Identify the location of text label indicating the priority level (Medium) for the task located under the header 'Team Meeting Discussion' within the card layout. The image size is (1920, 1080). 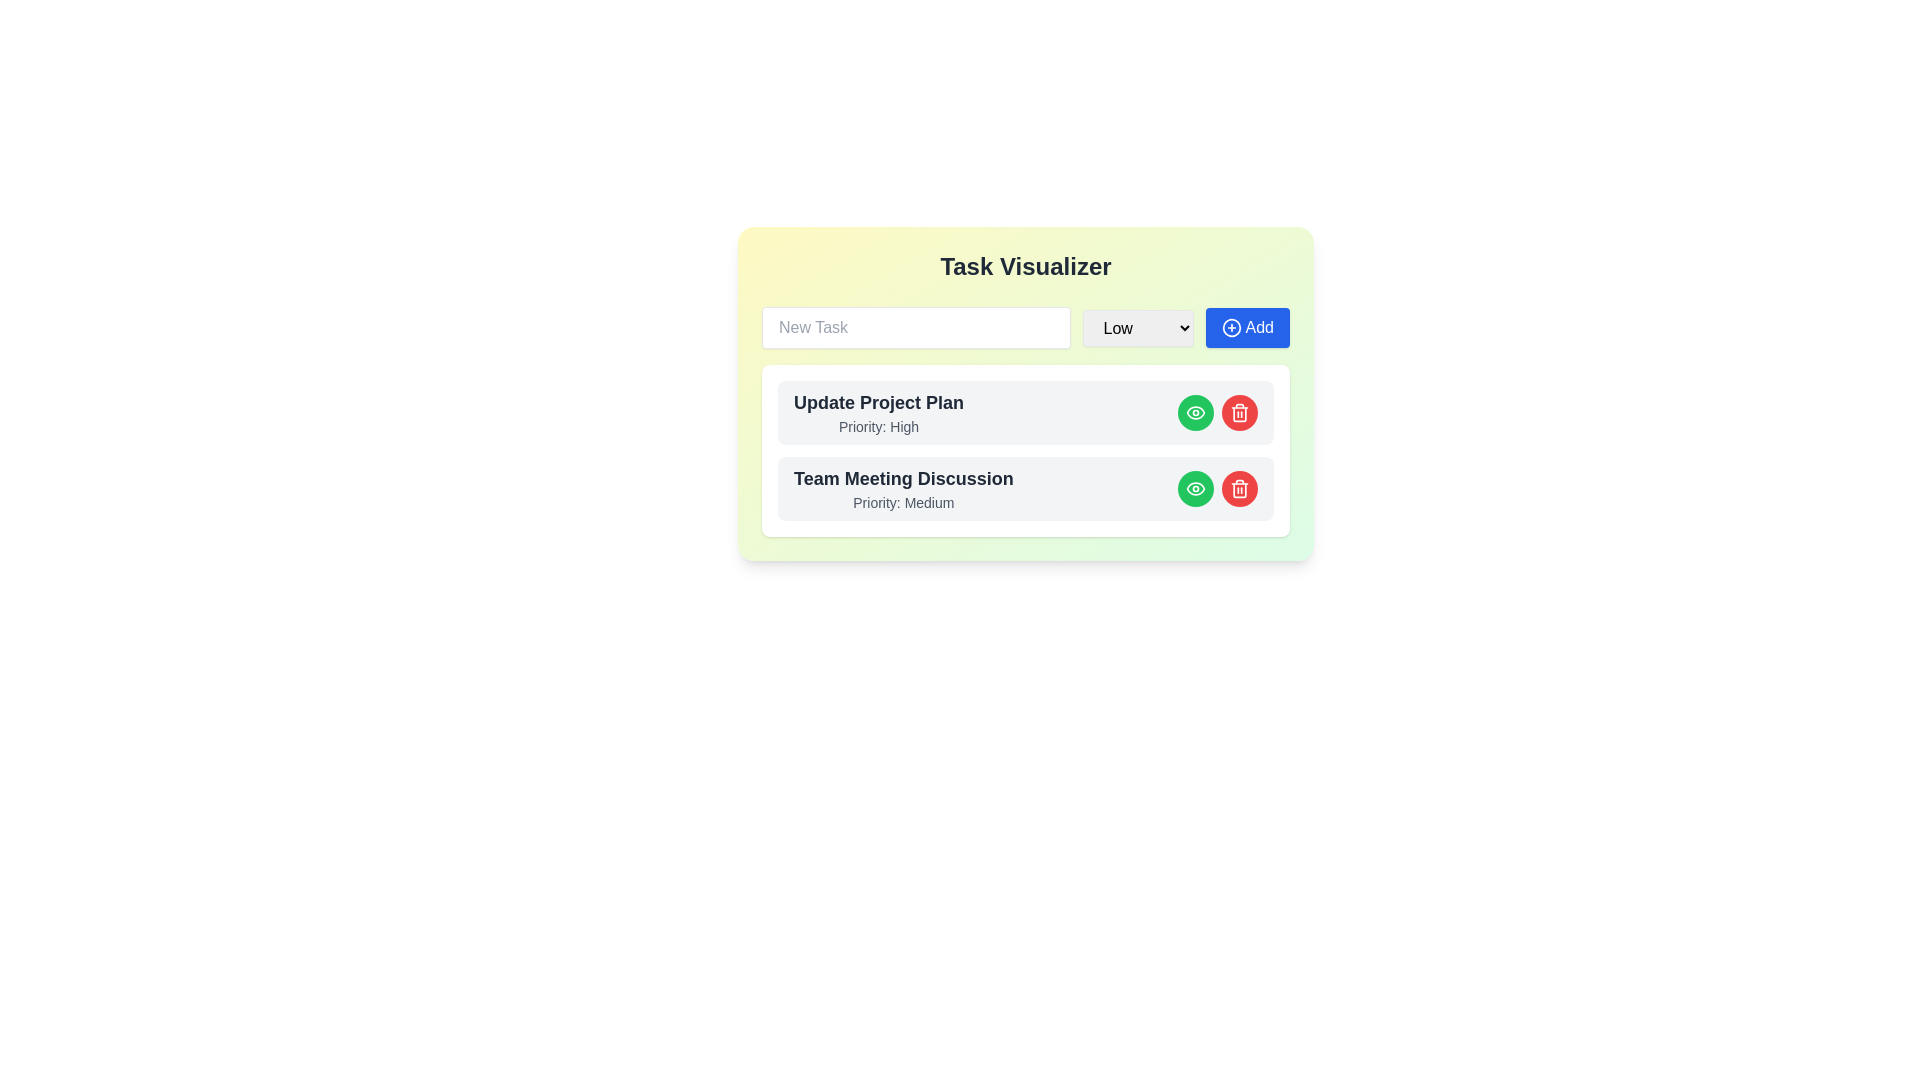
(902, 501).